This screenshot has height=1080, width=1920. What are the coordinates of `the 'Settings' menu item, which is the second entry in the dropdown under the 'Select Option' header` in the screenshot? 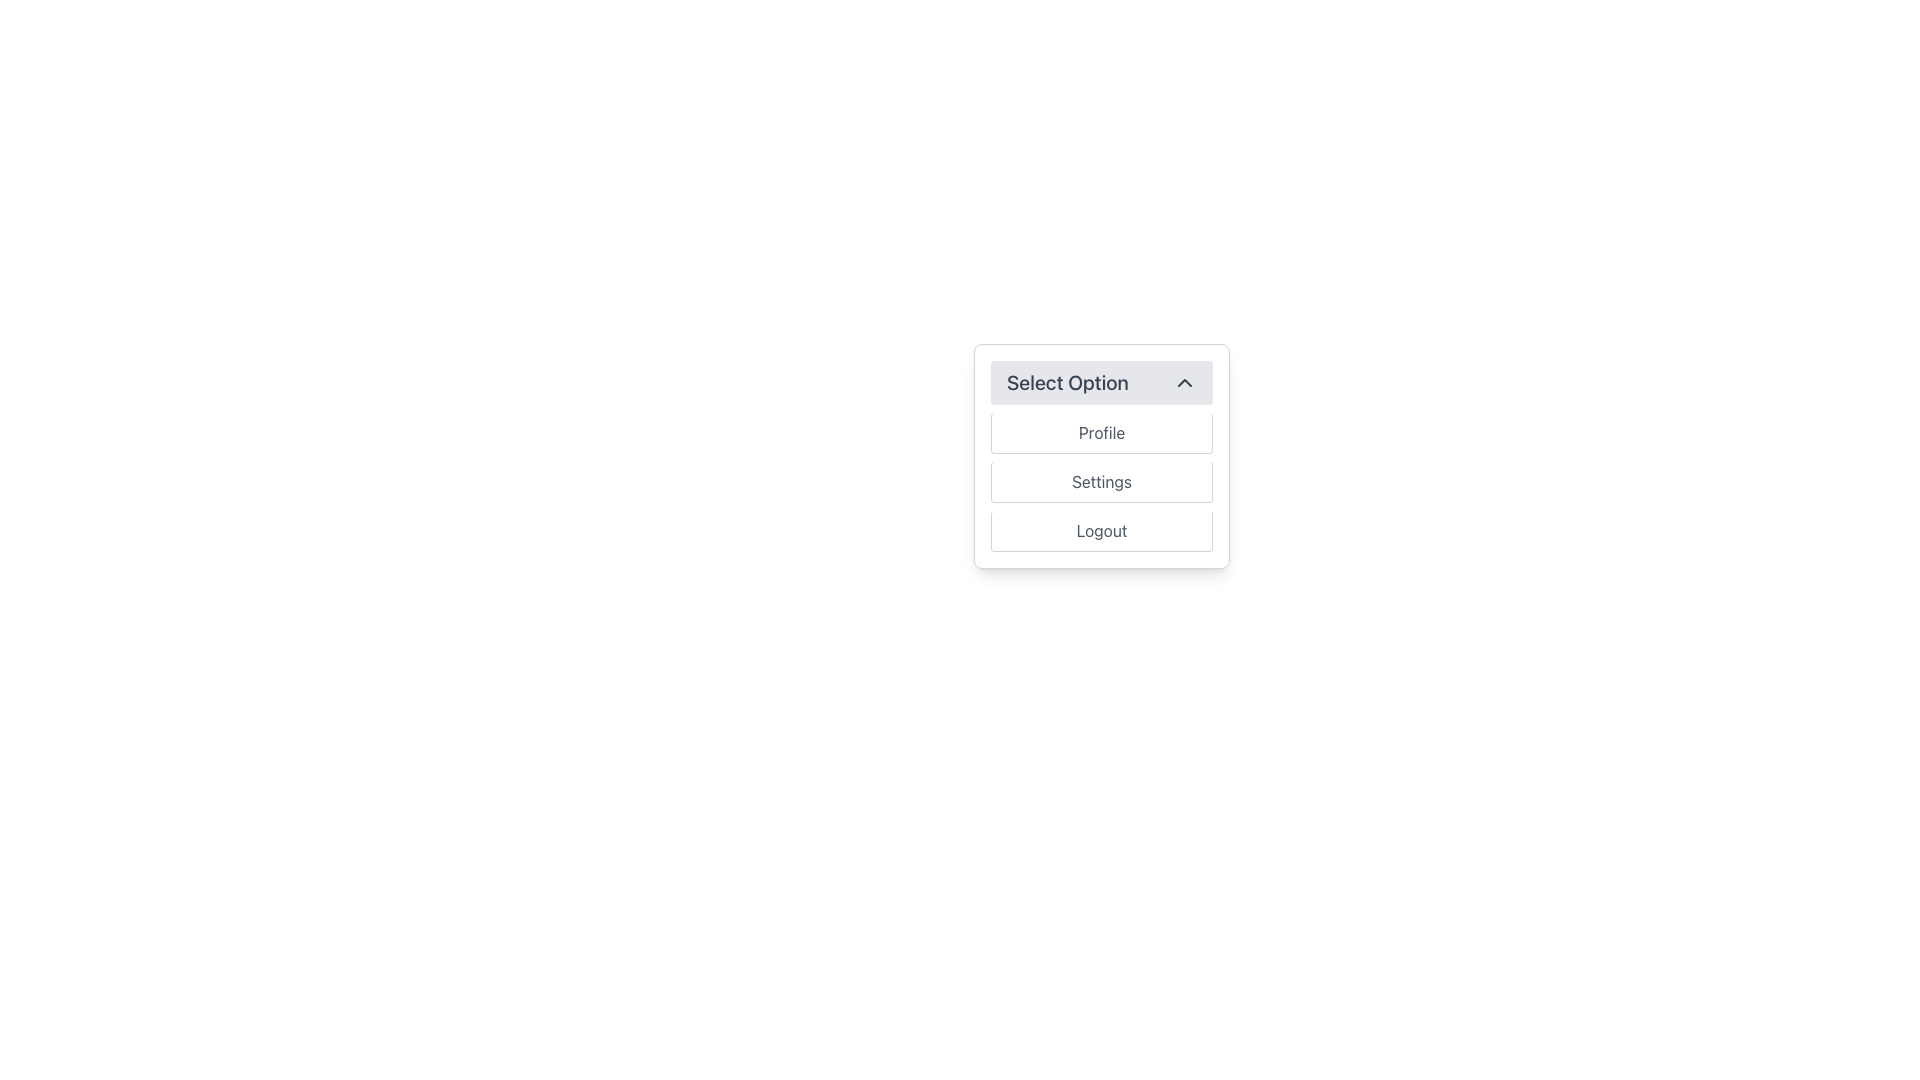 It's located at (1101, 482).